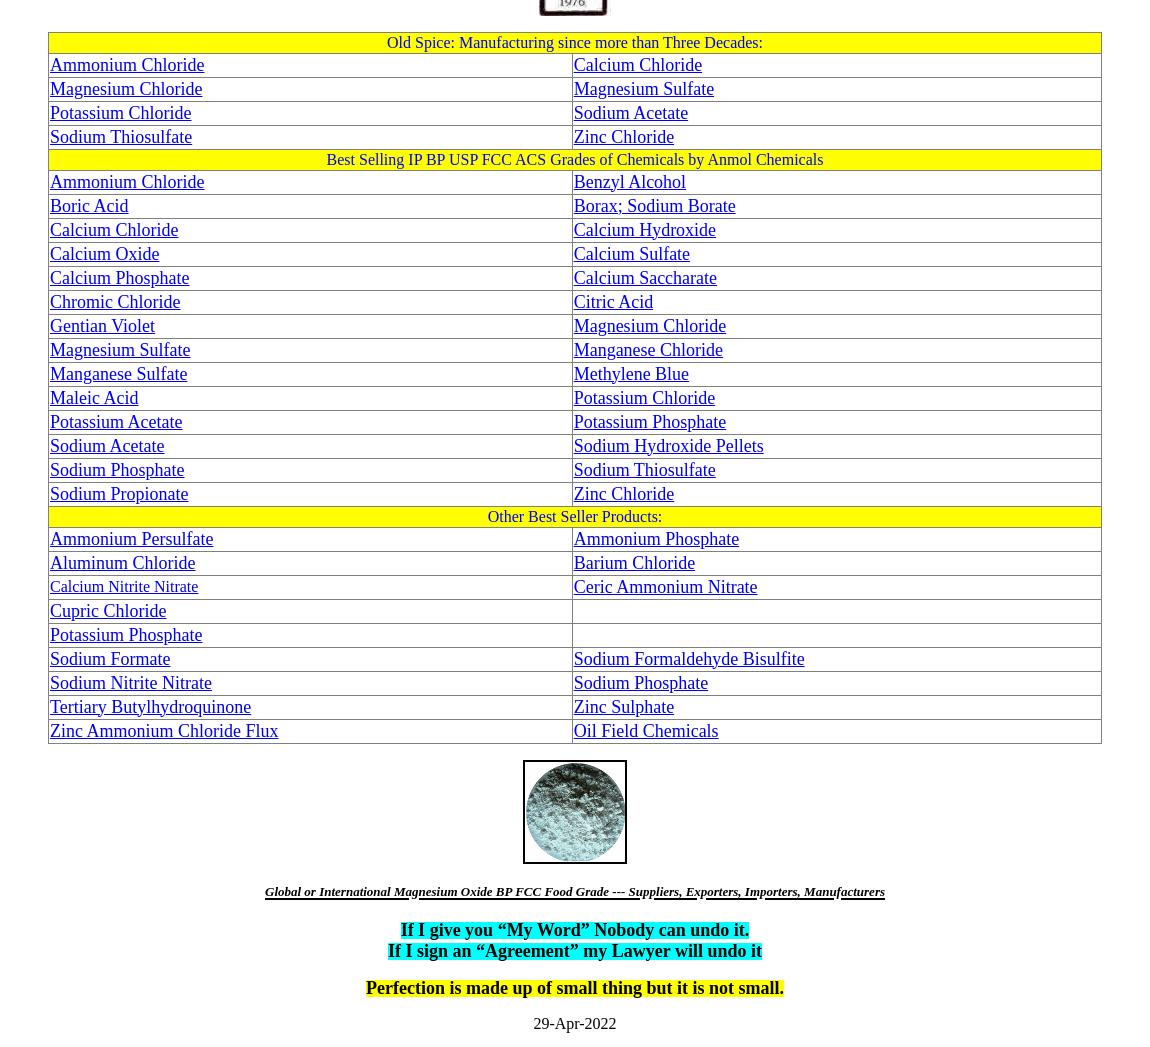 The width and height of the screenshot is (1150, 1047). I want to click on 'Ammonium Persulfate', so click(130, 537).